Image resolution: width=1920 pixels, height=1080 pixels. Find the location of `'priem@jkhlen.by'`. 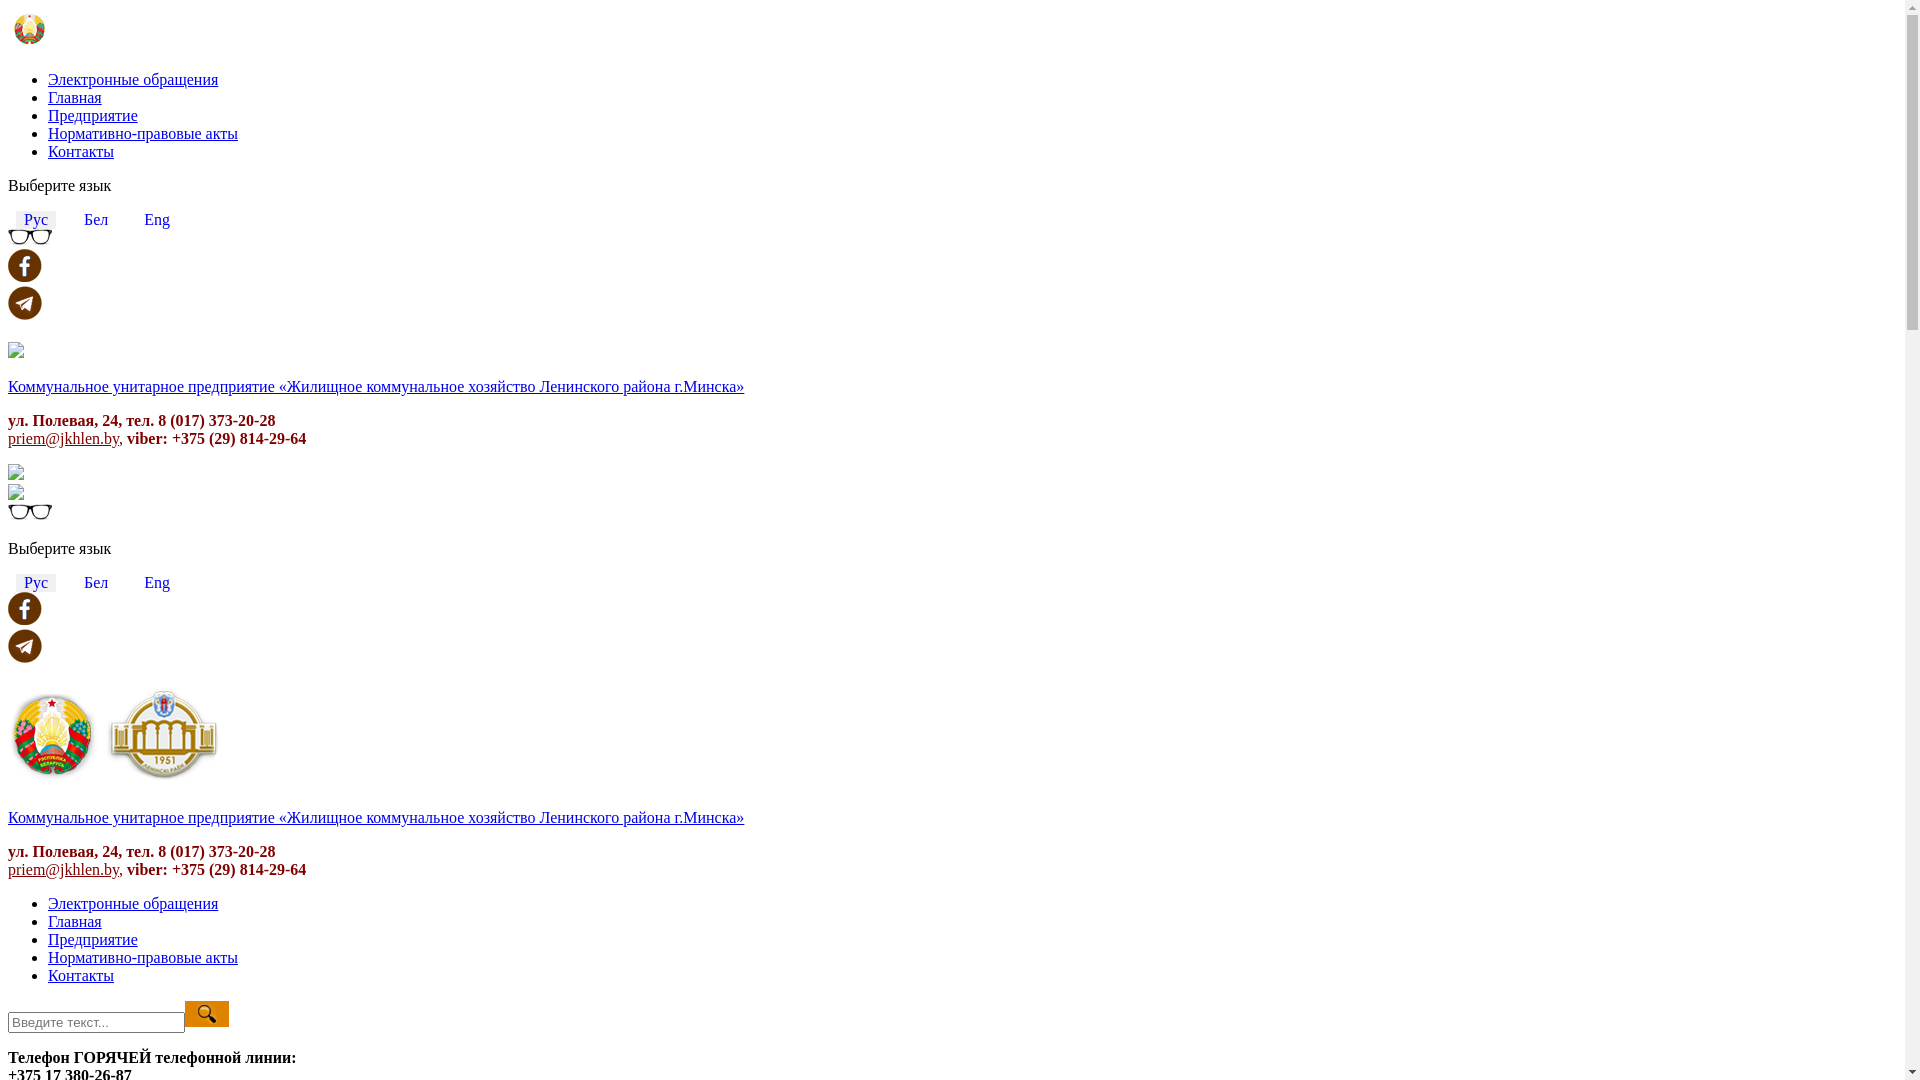

'priem@jkhlen.by' is located at coordinates (8, 868).